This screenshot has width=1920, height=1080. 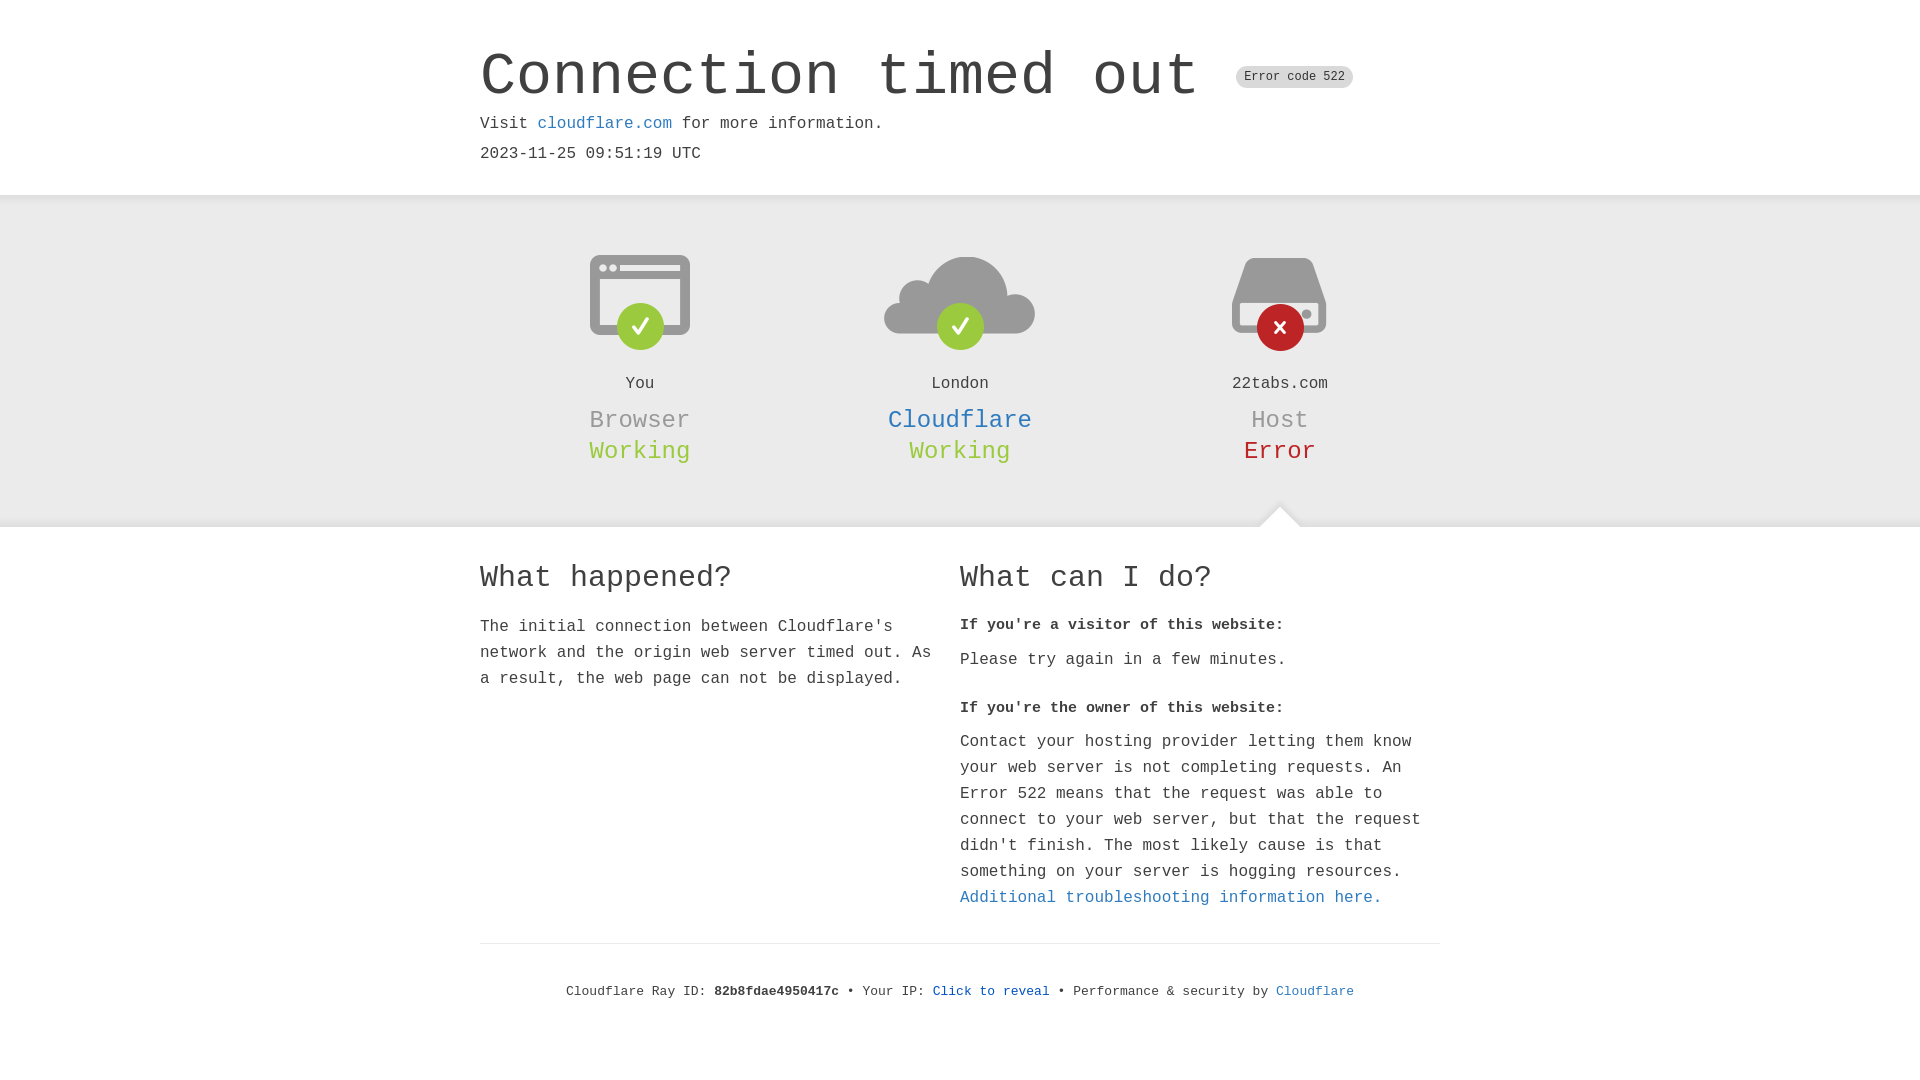 I want to click on 'Click to reveal', so click(x=991, y=991).